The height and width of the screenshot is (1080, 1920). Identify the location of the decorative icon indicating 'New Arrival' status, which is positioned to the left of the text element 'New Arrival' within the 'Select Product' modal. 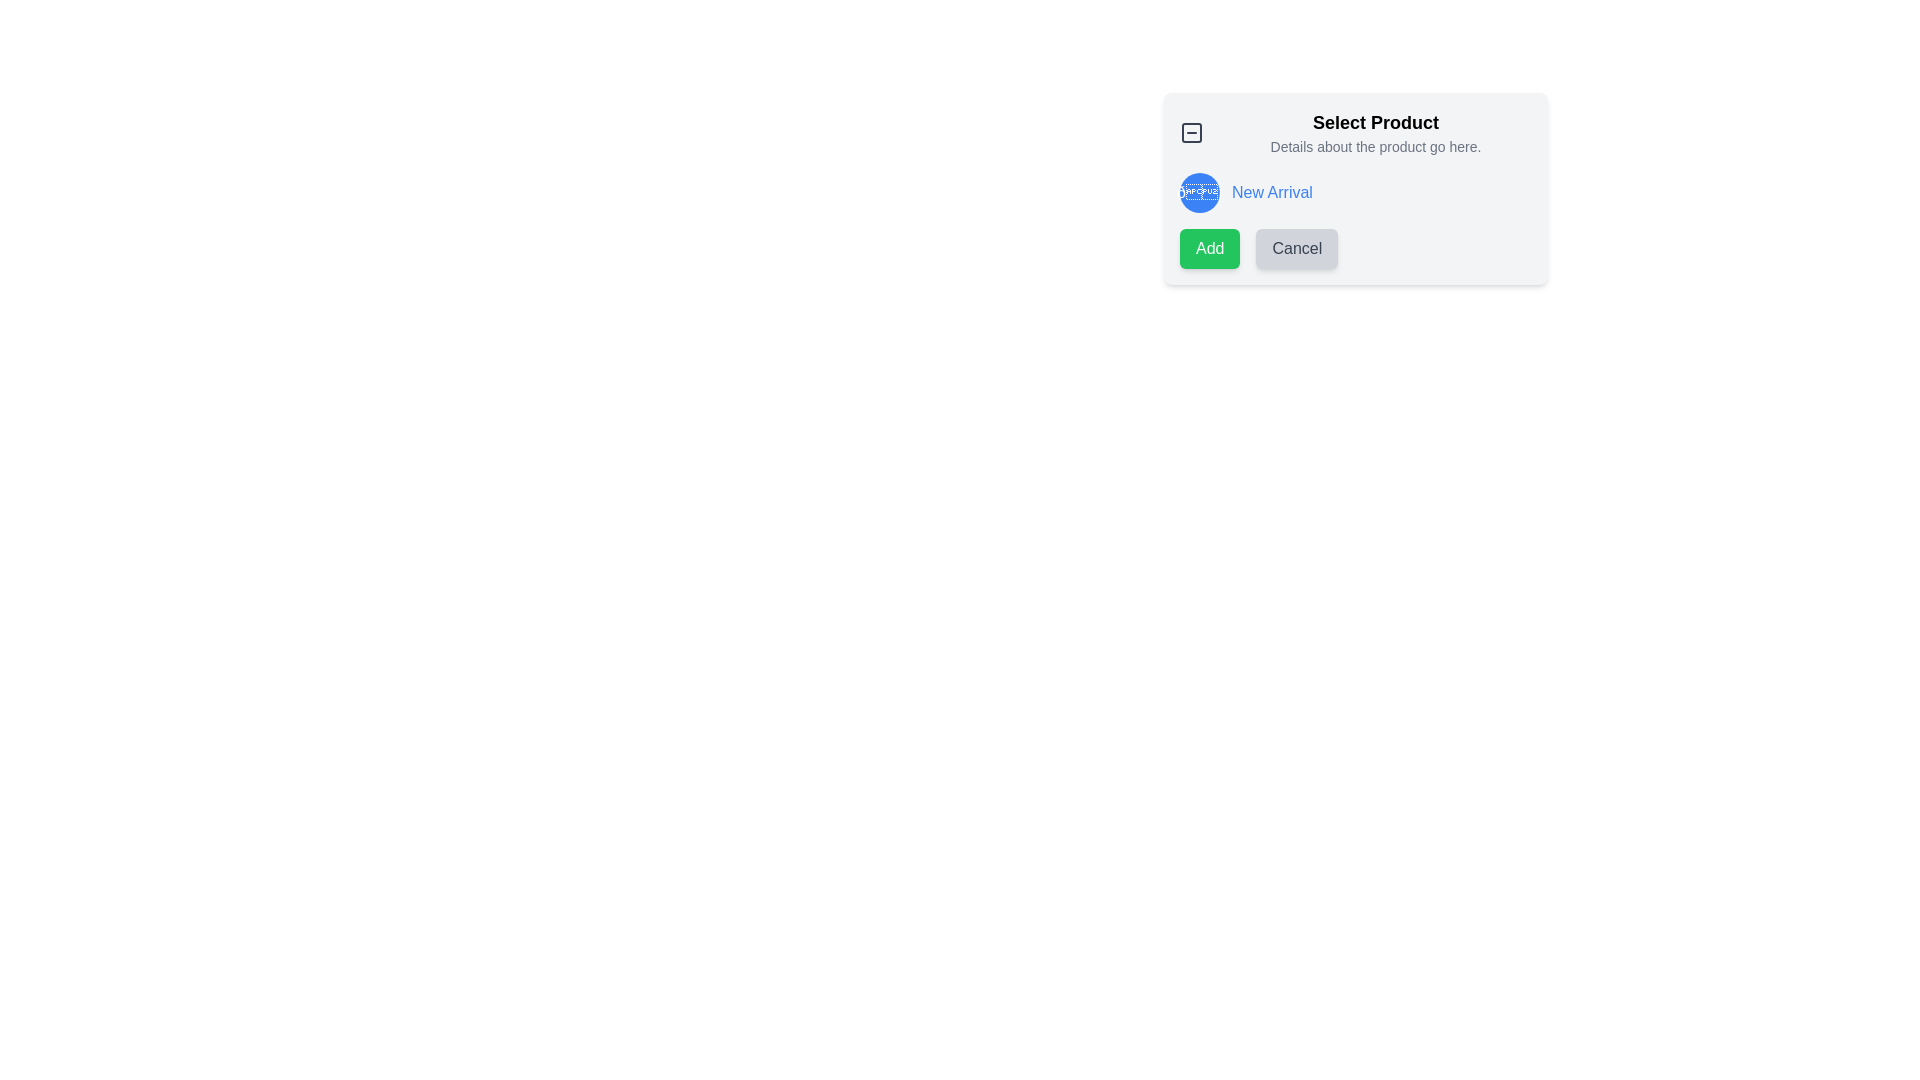
(1200, 192).